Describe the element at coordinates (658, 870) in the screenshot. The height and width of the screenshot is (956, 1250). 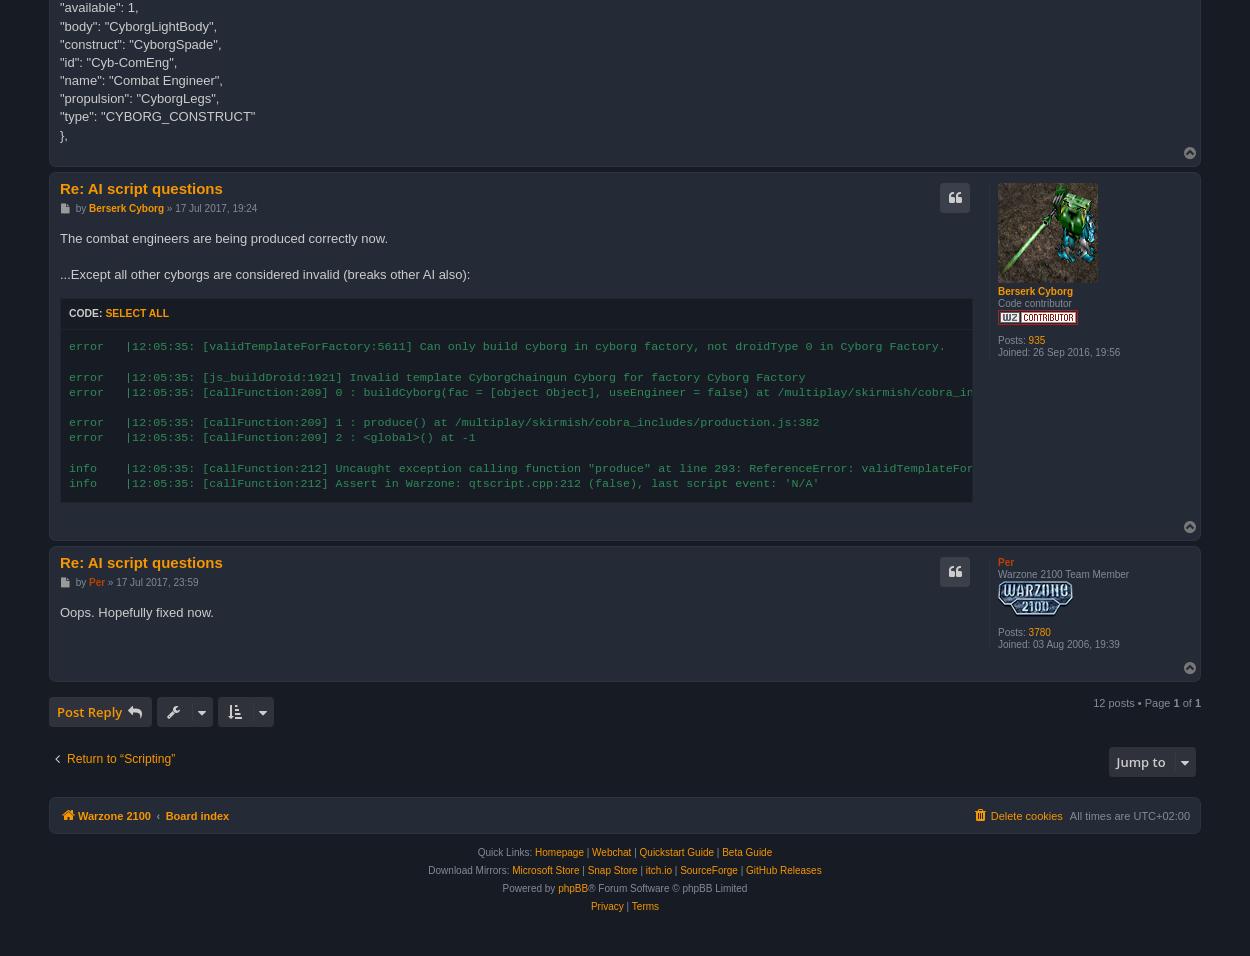
I see `'itch.io'` at that location.